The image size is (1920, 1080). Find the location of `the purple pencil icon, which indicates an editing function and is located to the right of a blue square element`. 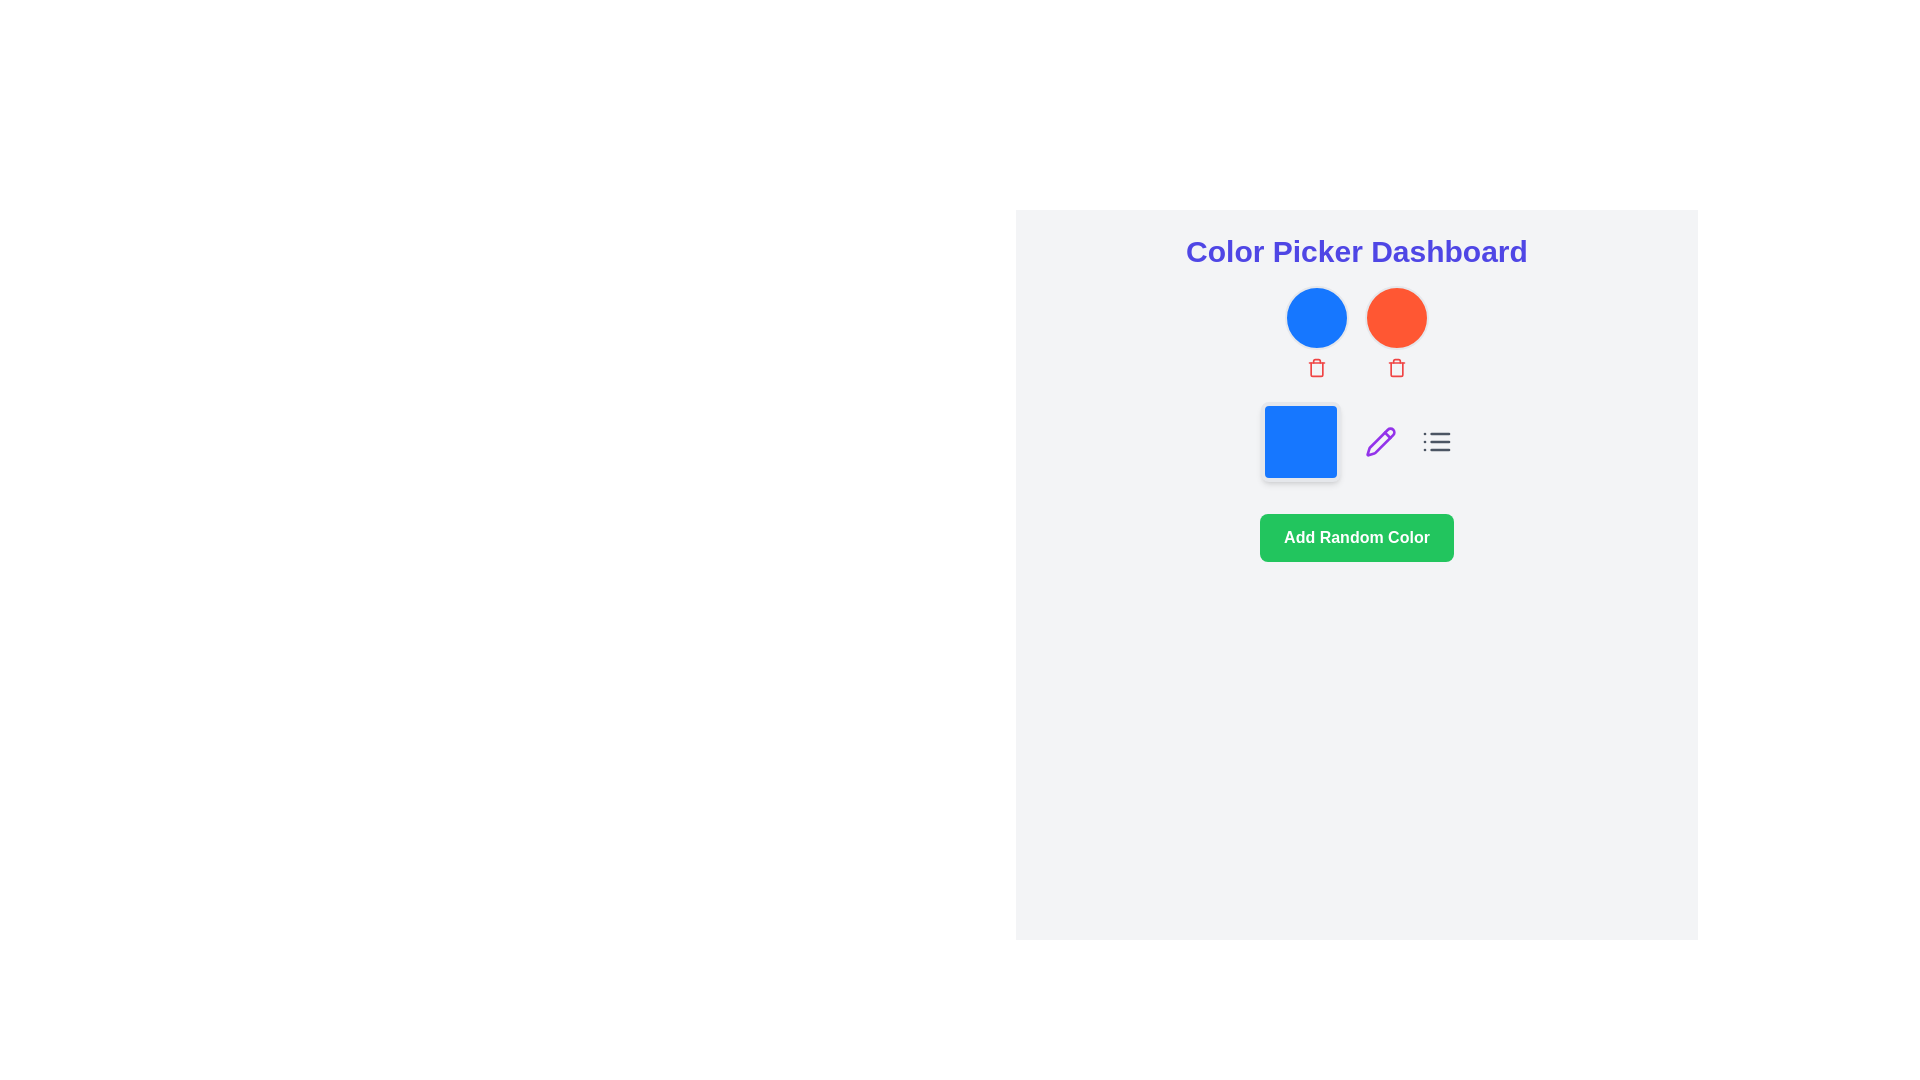

the purple pencil icon, which indicates an editing function and is located to the right of a blue square element is located at coordinates (1380, 441).